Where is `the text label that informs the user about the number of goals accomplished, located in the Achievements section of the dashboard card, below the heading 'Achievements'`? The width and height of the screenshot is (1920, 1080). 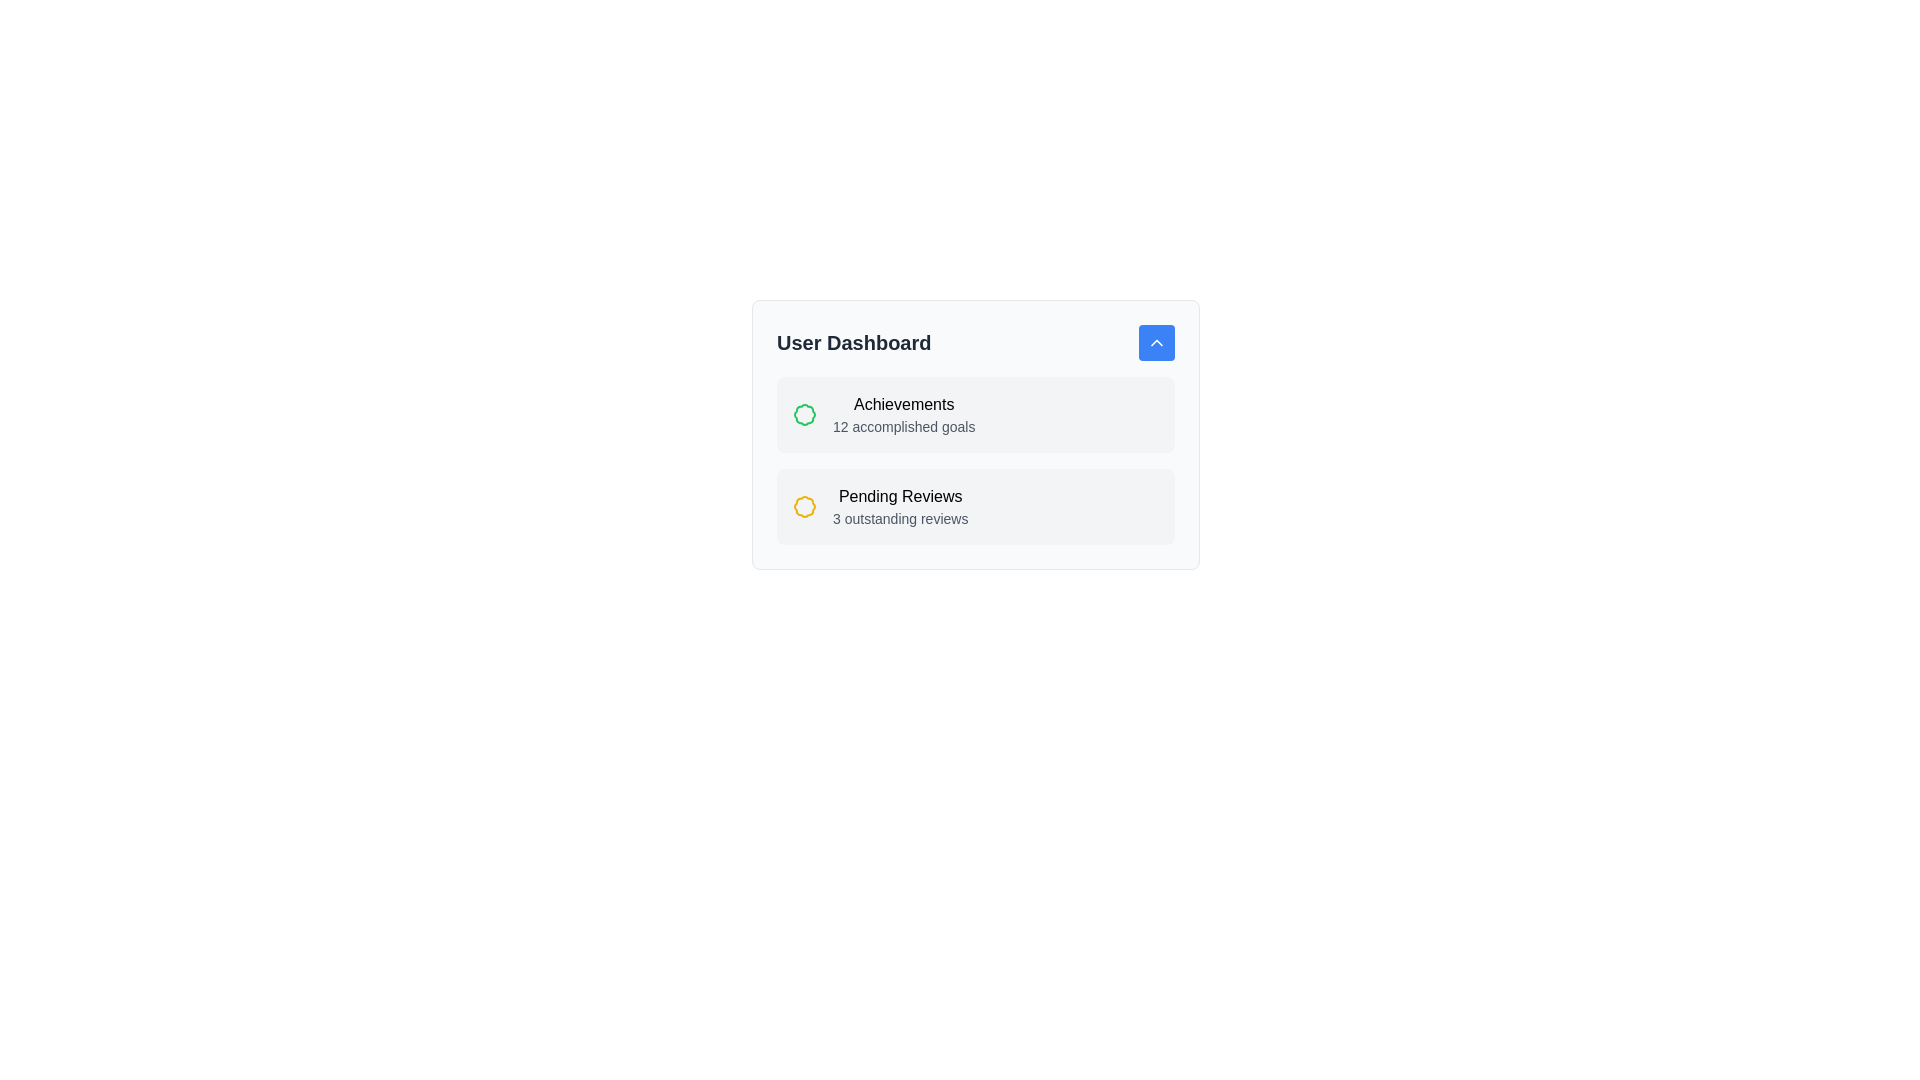
the text label that informs the user about the number of goals accomplished, located in the Achievements section of the dashboard card, below the heading 'Achievements' is located at coordinates (903, 426).